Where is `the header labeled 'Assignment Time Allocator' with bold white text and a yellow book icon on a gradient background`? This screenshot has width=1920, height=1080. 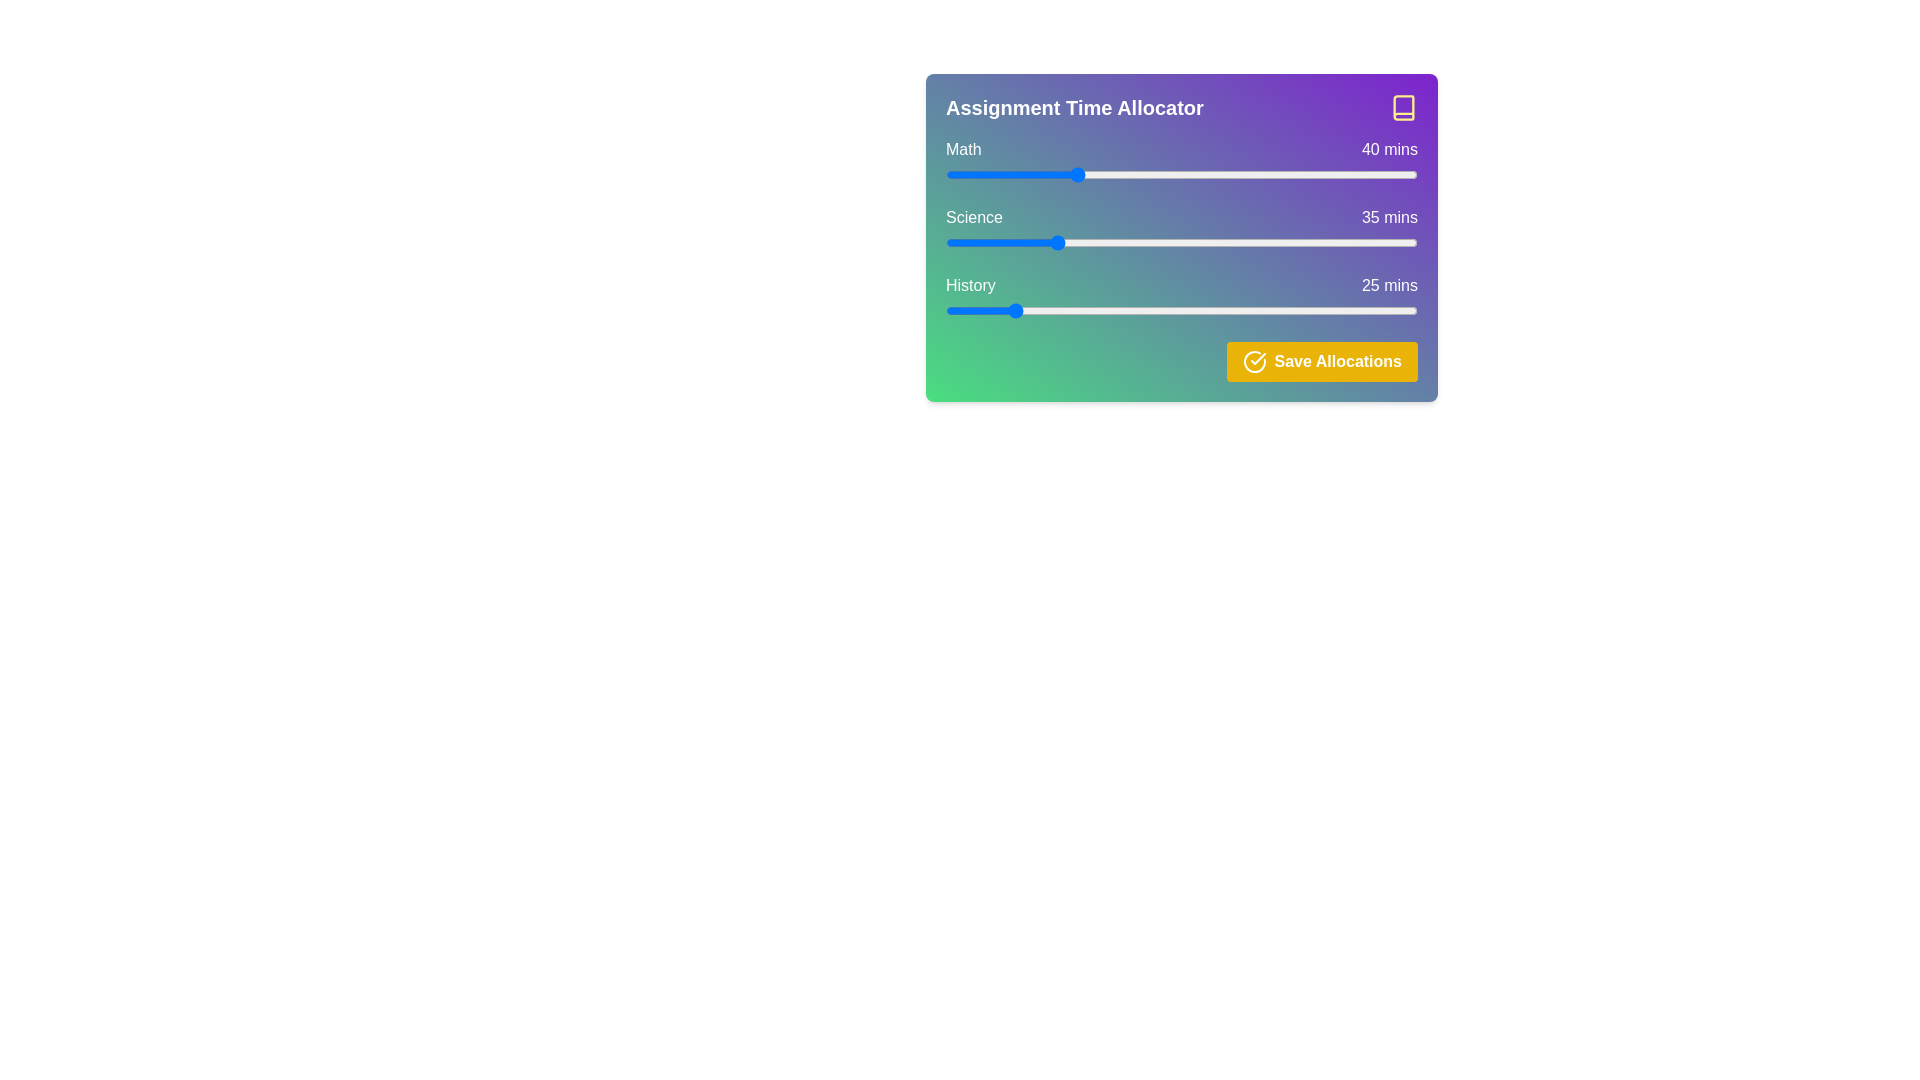 the header labeled 'Assignment Time Allocator' with bold white text and a yellow book icon on a gradient background is located at coordinates (1181, 108).